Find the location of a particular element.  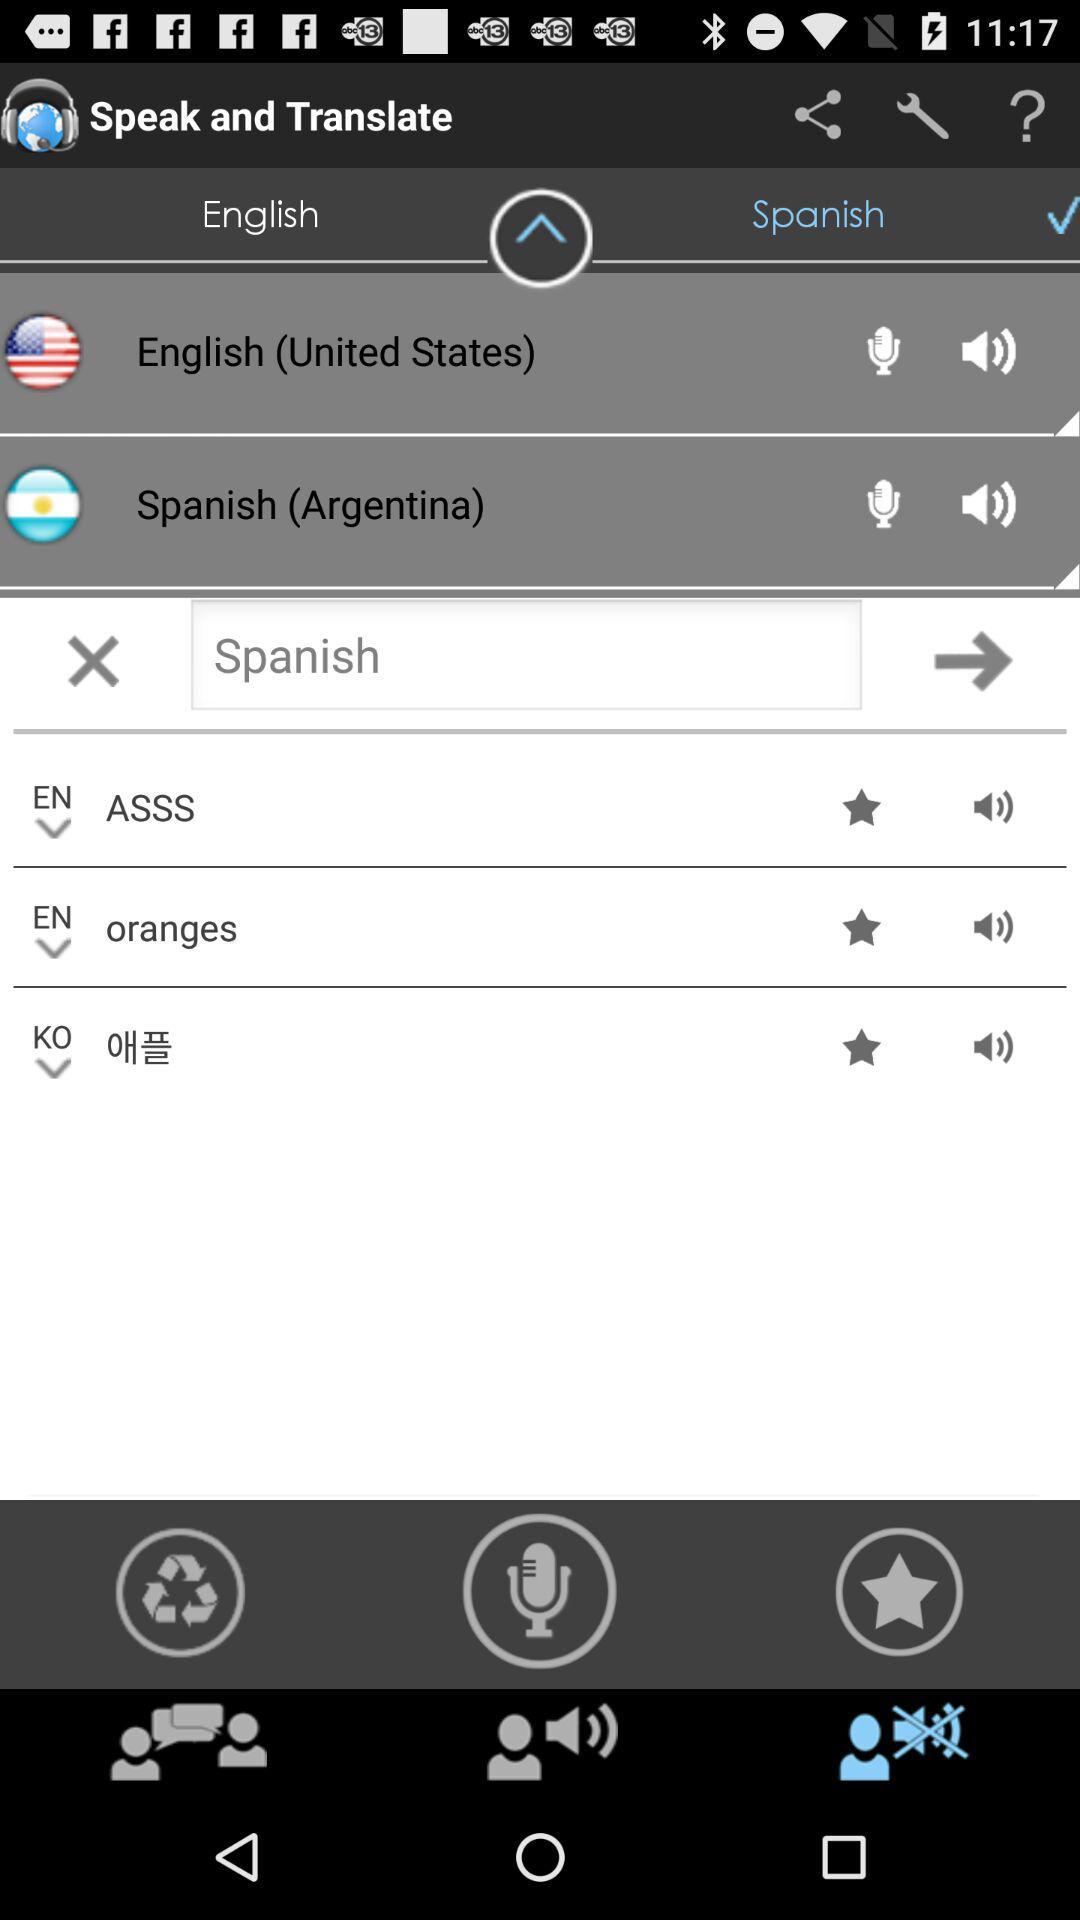

favorite mark is located at coordinates (898, 1590).